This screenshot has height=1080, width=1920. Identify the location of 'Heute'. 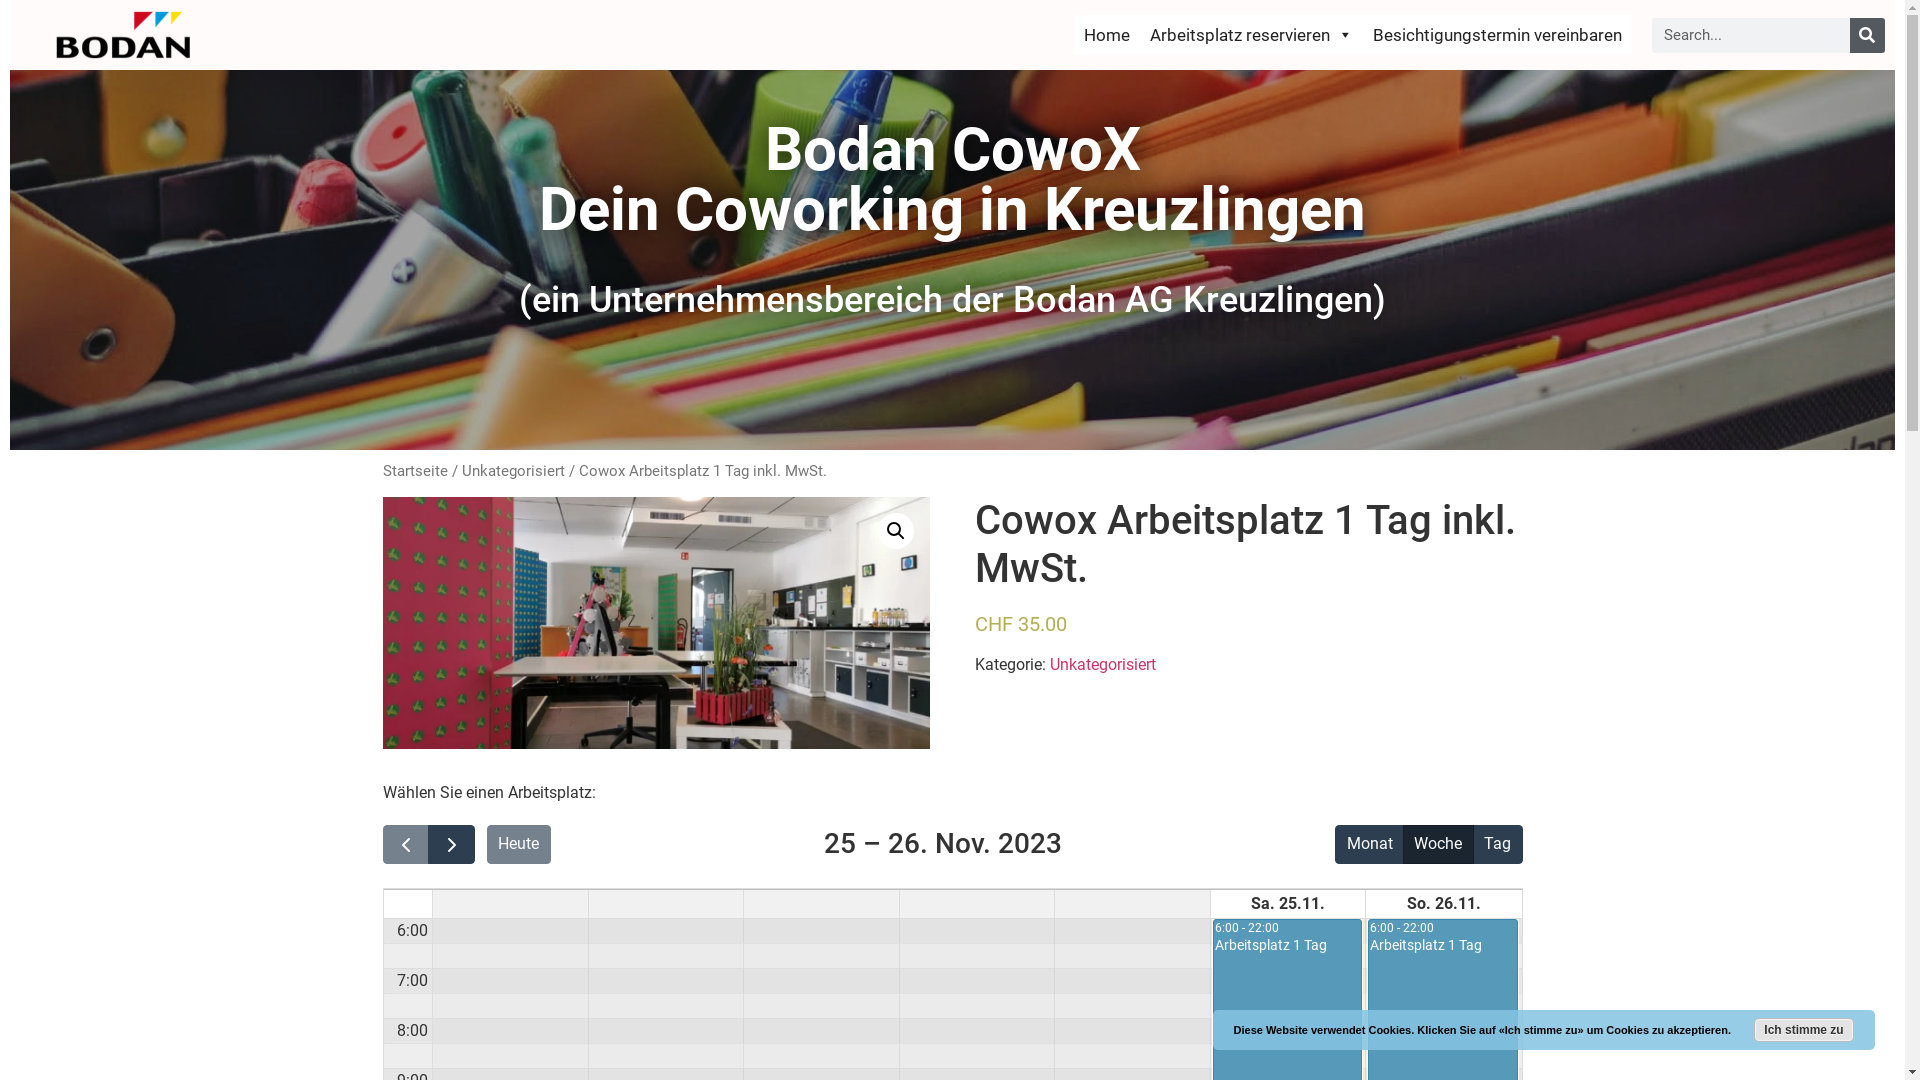
(518, 844).